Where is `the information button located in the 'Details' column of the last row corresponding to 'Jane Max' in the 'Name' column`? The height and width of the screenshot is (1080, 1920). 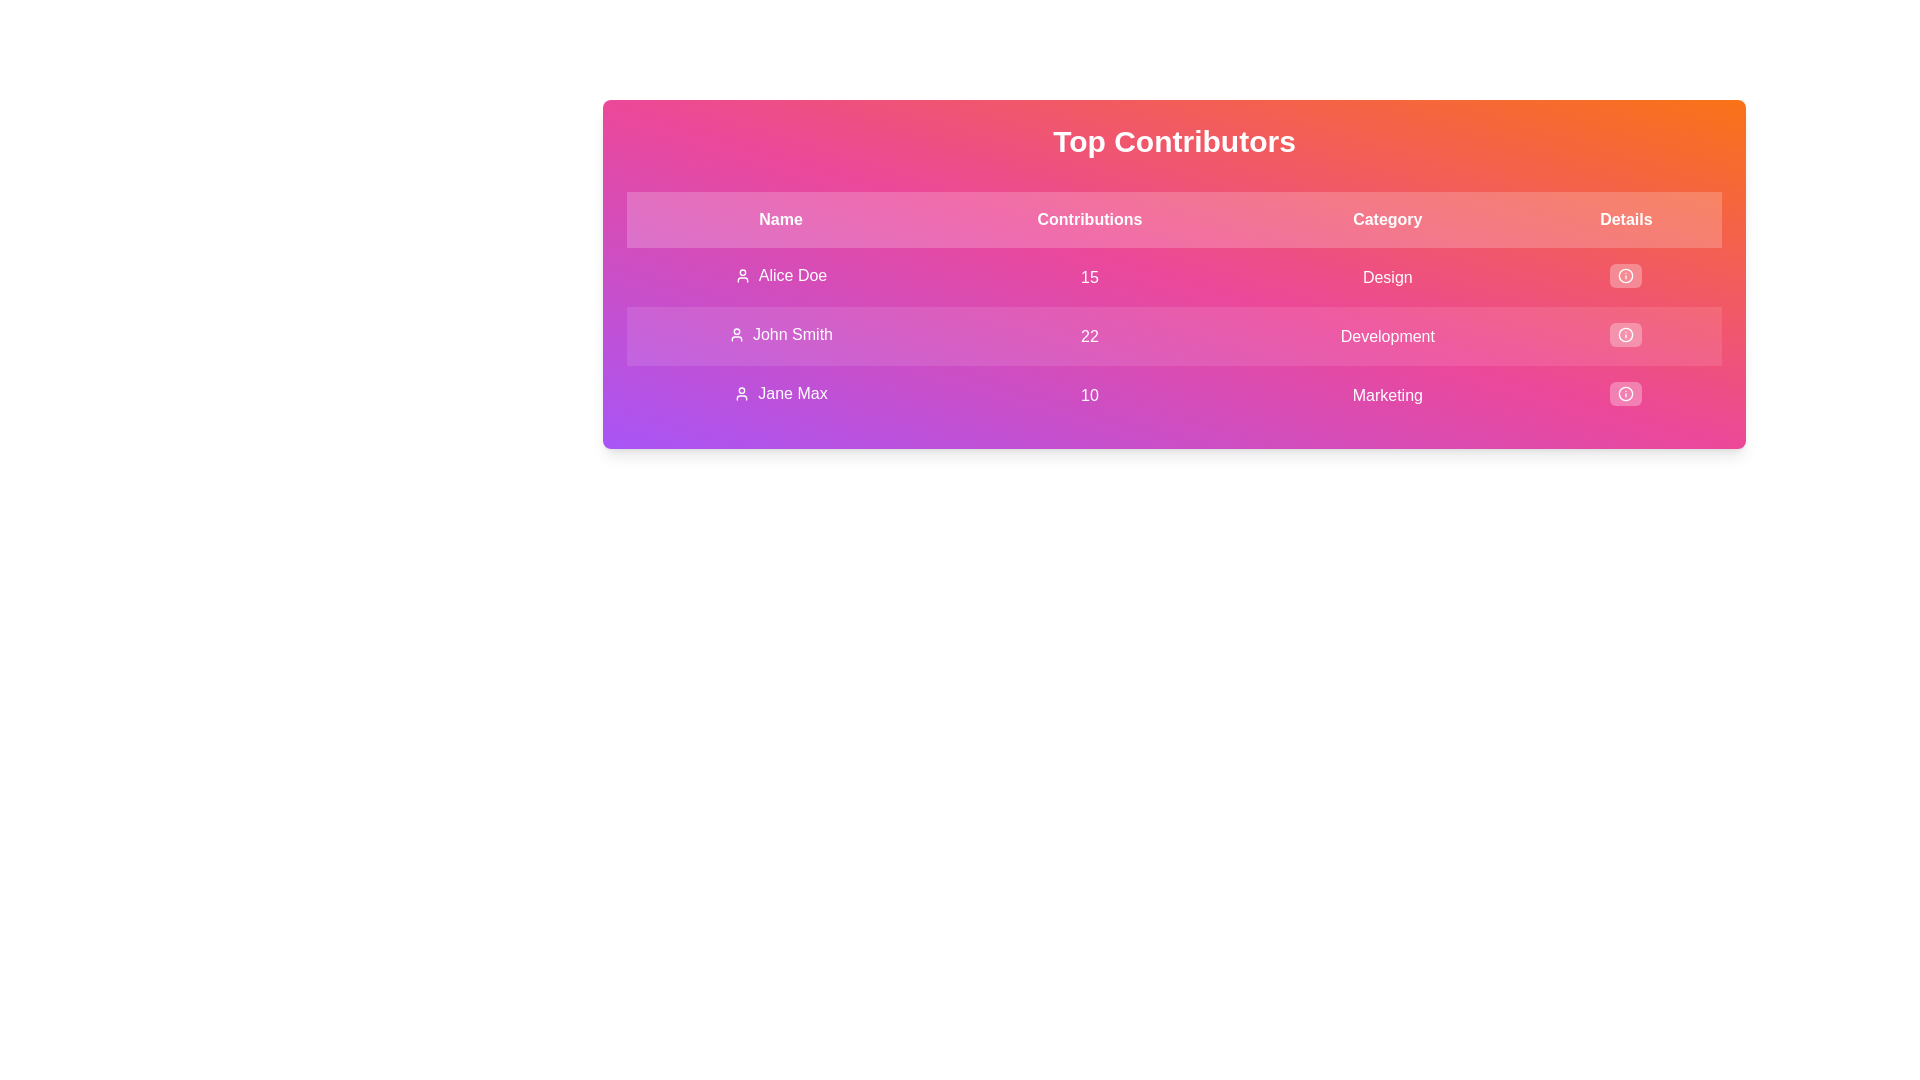
the information button located in the 'Details' column of the last row corresponding to 'Jane Max' in the 'Name' column is located at coordinates (1626, 395).